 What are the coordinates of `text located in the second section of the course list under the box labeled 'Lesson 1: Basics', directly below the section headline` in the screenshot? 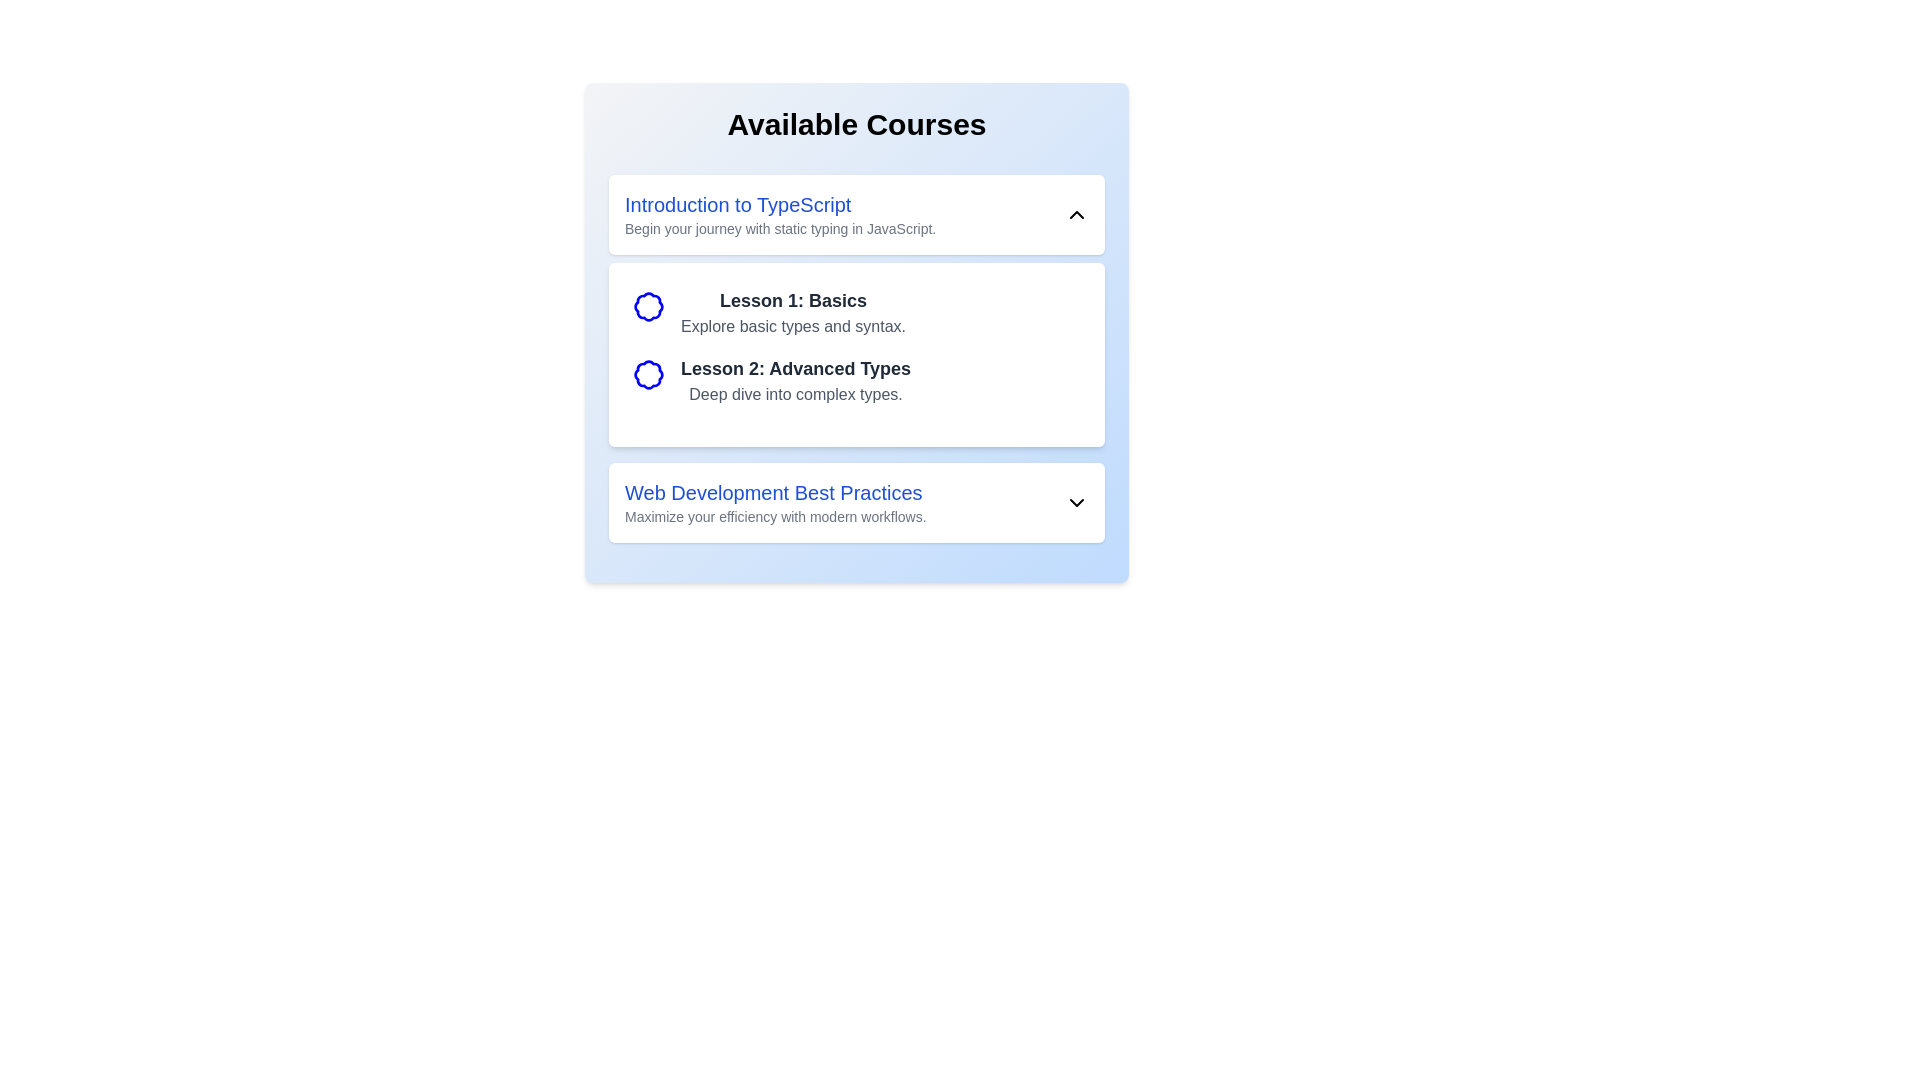 It's located at (792, 326).